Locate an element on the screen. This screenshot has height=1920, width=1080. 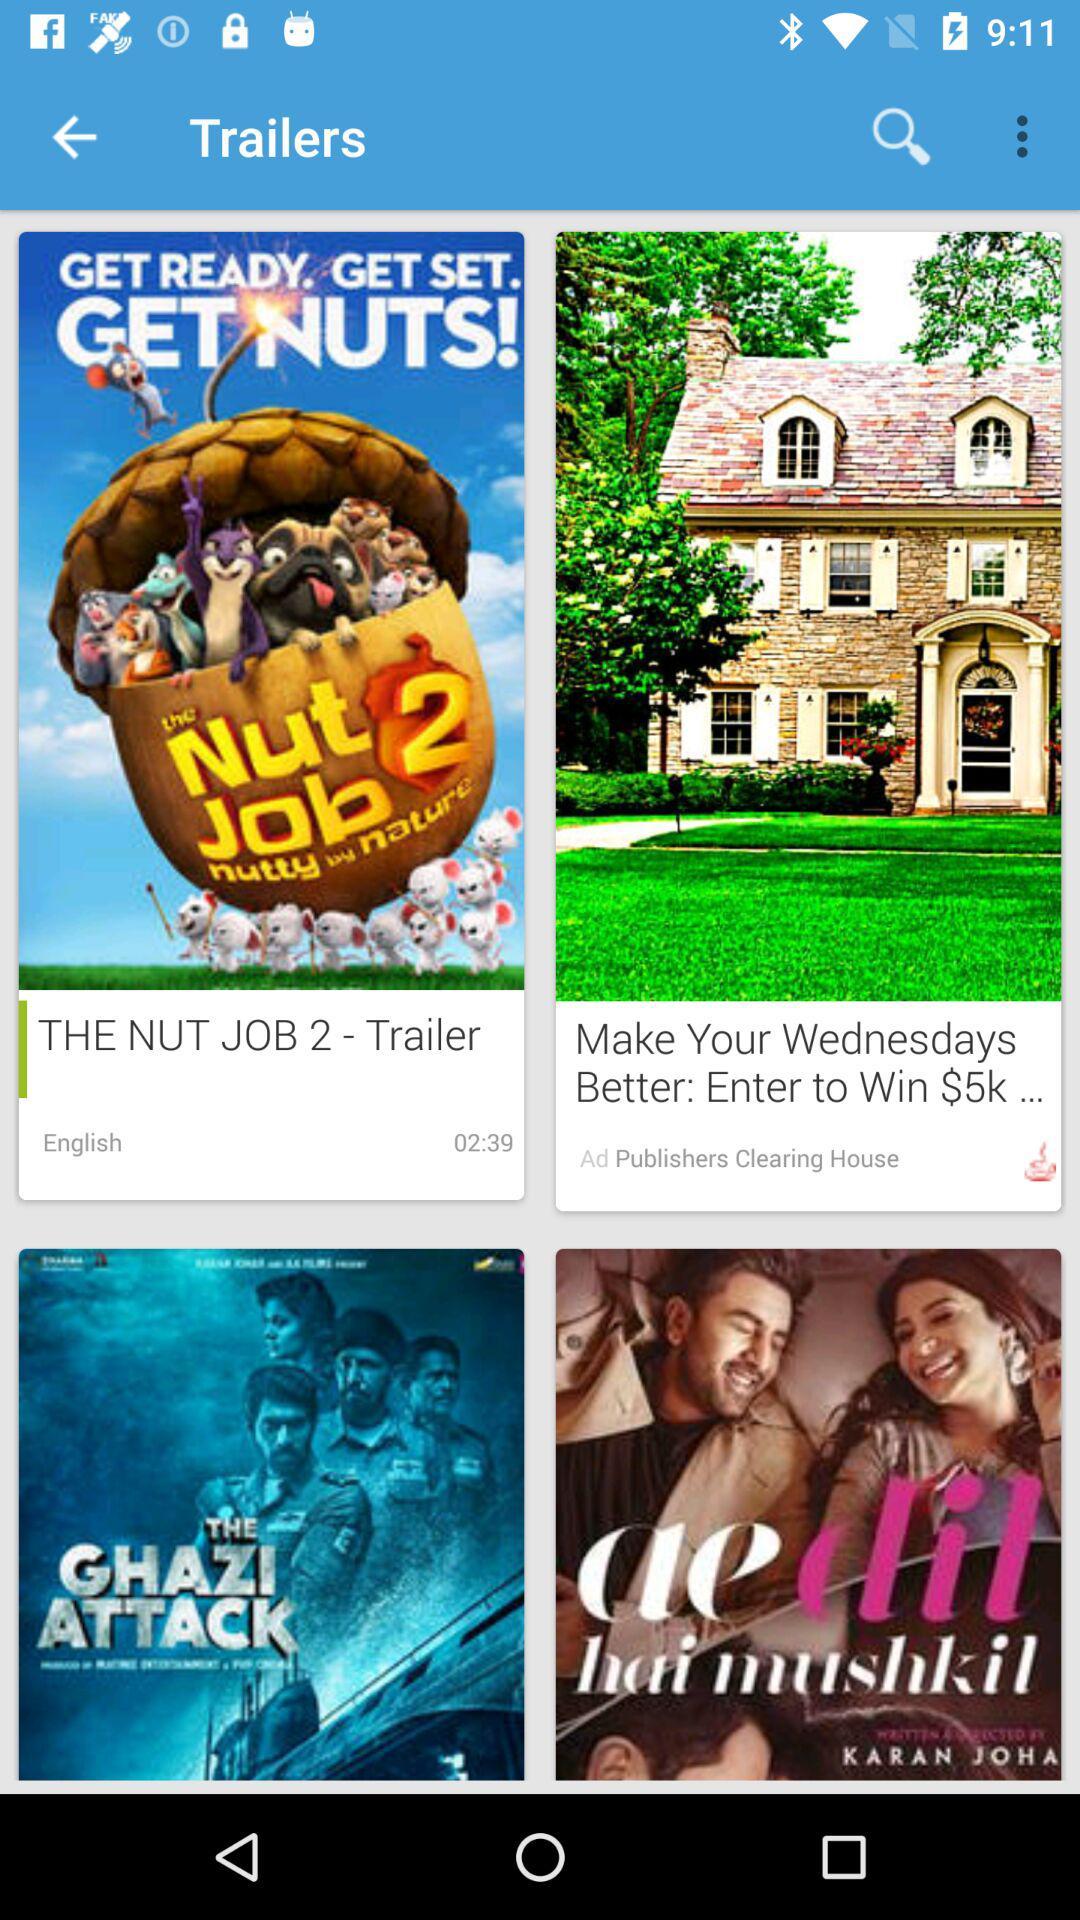
the icon next to the trailers  app is located at coordinates (72, 135).